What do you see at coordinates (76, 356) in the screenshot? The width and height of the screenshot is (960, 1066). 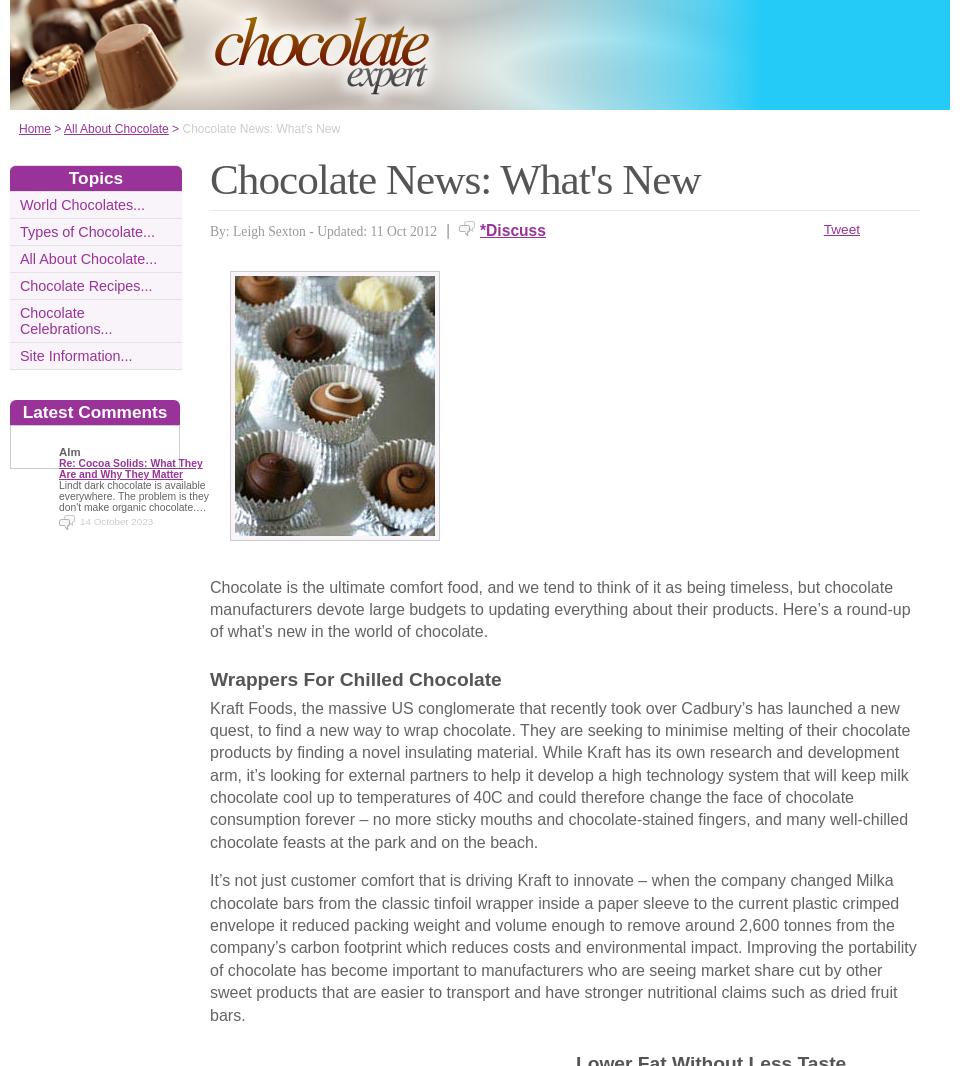 I see `'Site Information...'` at bounding box center [76, 356].